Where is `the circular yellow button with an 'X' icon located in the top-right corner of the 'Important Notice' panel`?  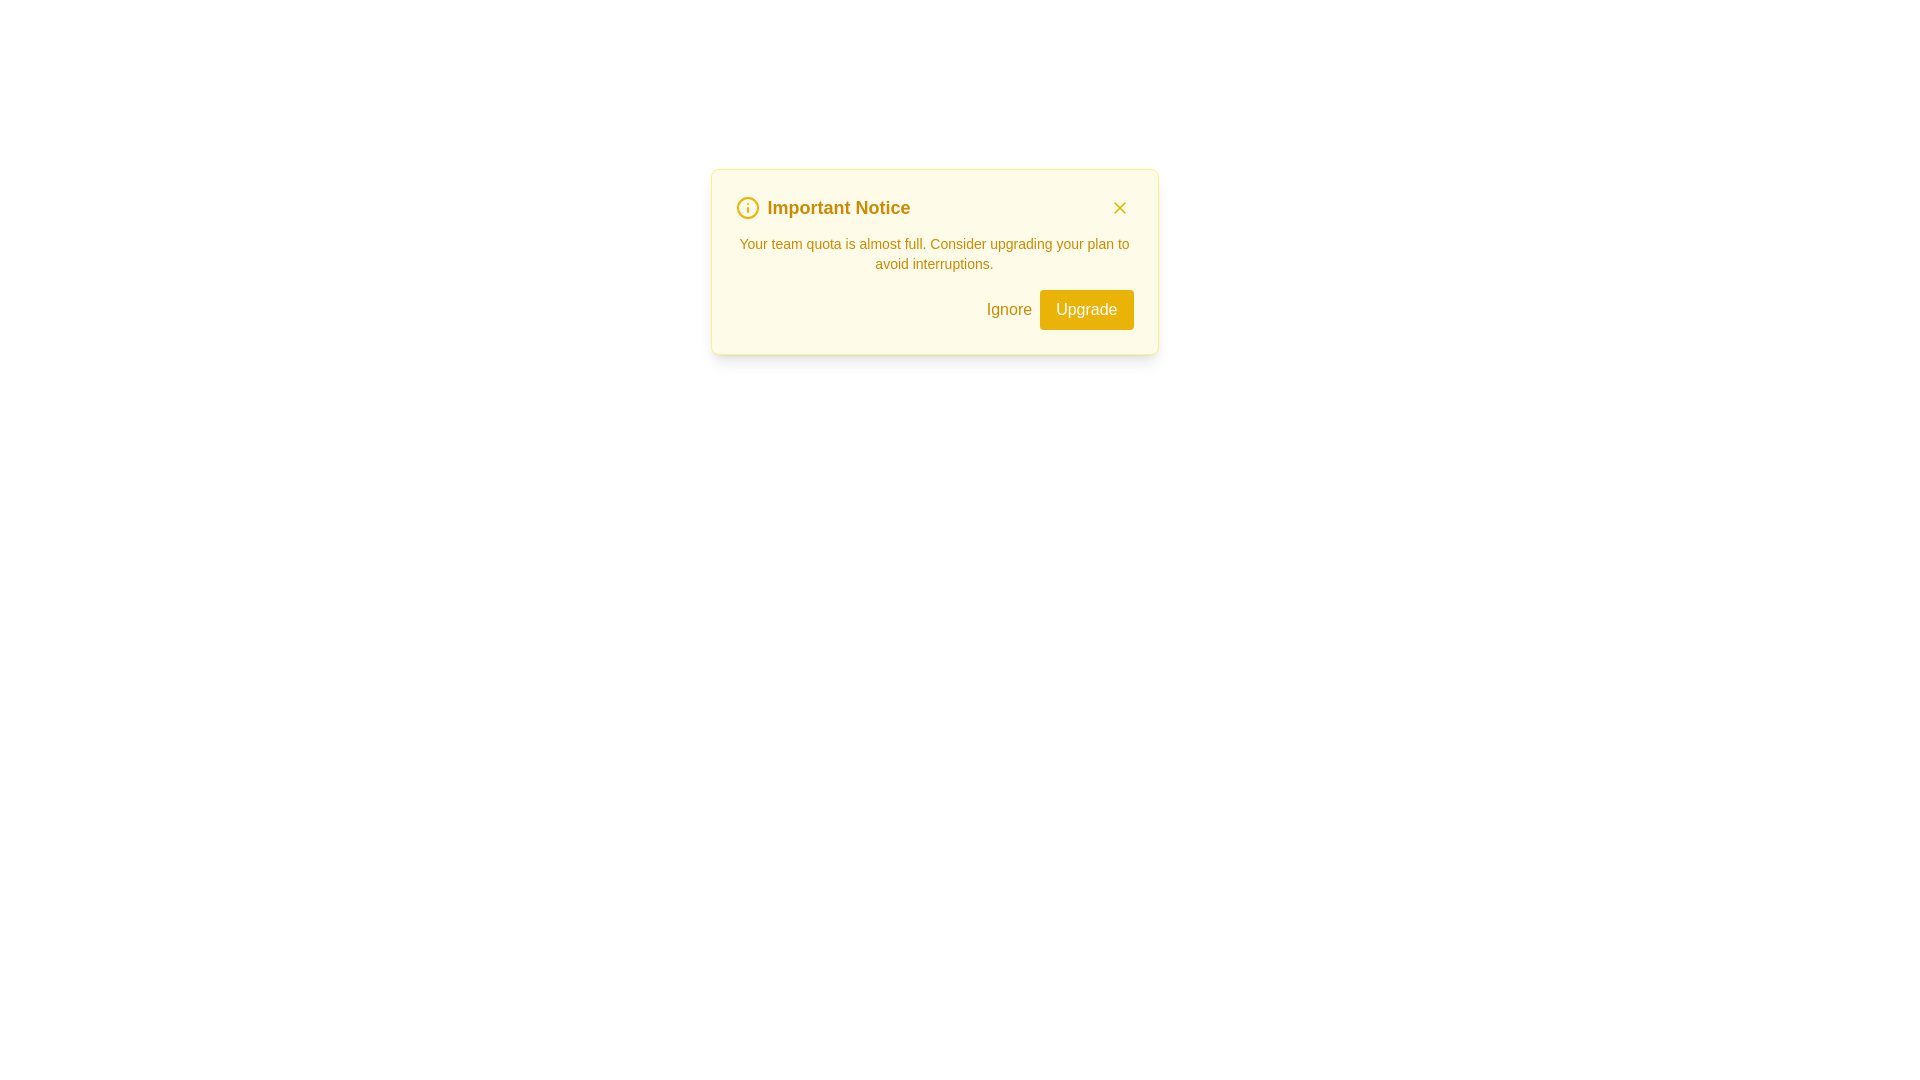
the circular yellow button with an 'X' icon located in the top-right corner of the 'Important Notice' panel is located at coordinates (1118, 208).